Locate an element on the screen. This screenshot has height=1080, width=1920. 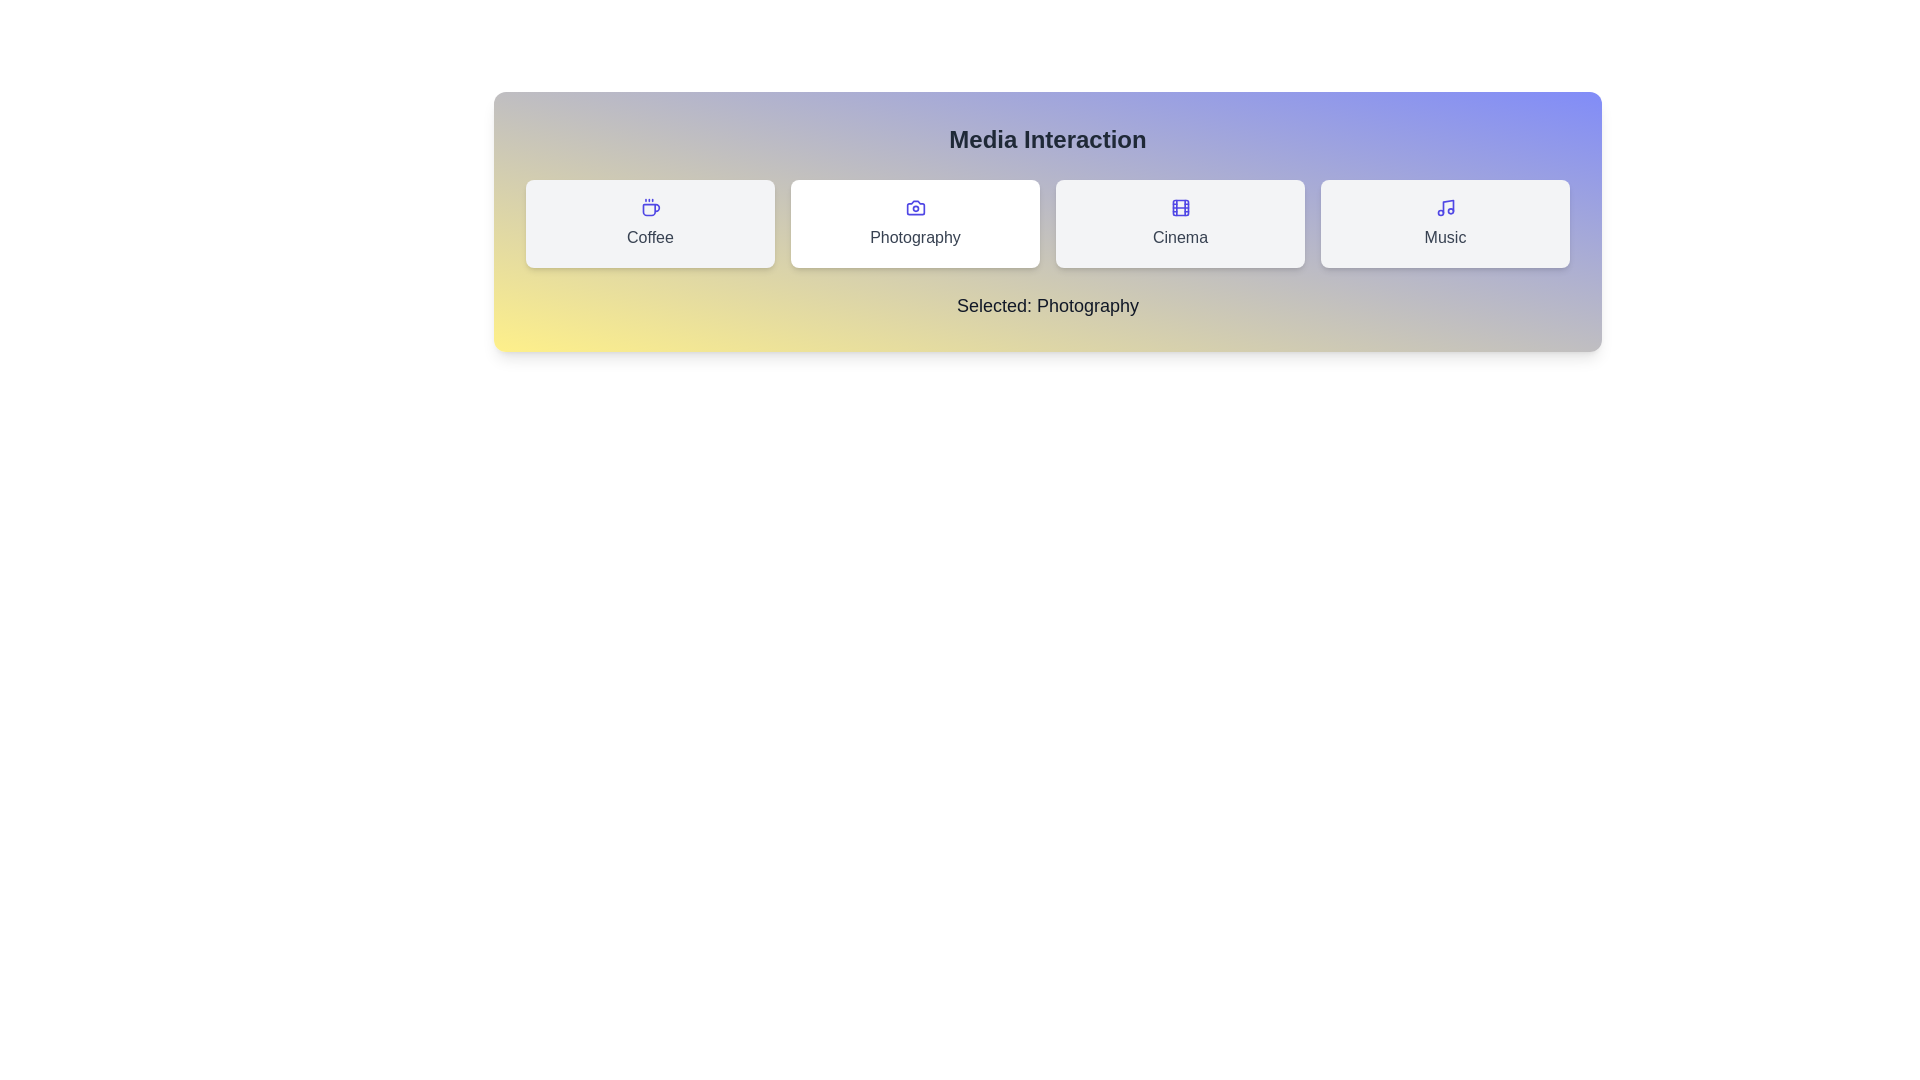
the text label that reads 'Coffee', which is styled with medium font weight and gray color, located under a coffee cup icon within a card is located at coordinates (650, 237).